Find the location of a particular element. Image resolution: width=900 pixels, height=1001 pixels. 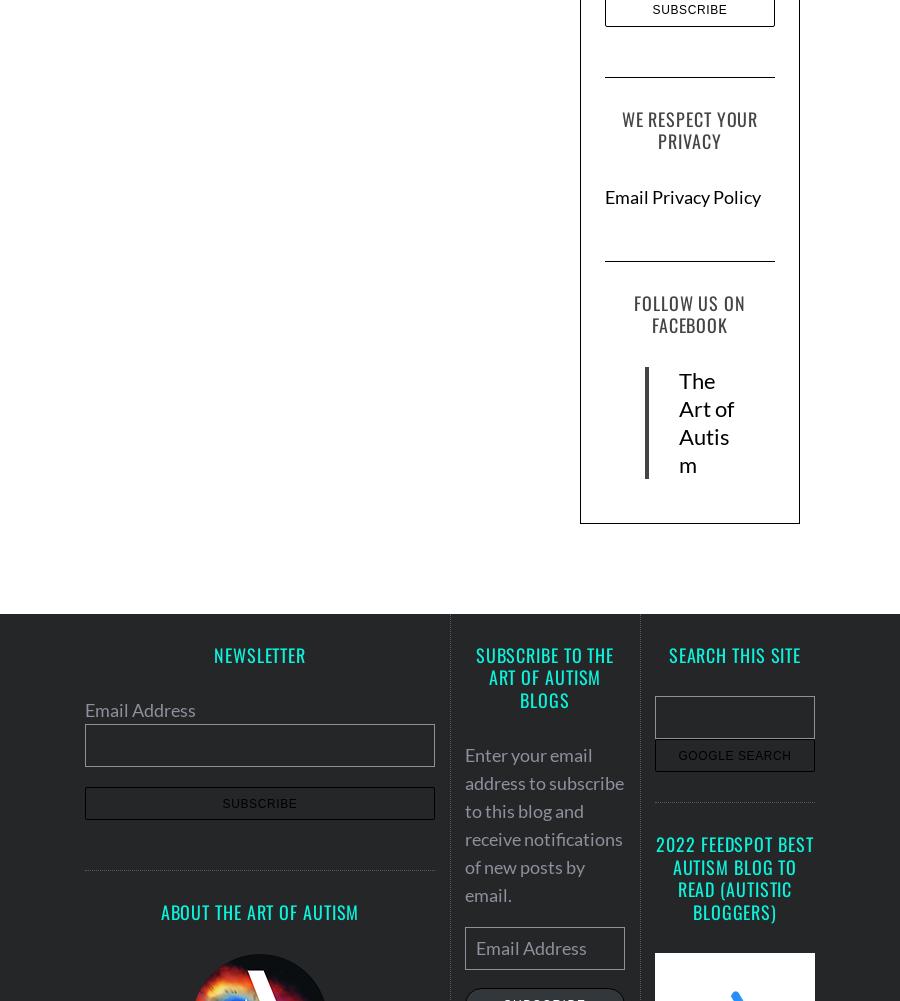

'Email Address' is located at coordinates (140, 709).